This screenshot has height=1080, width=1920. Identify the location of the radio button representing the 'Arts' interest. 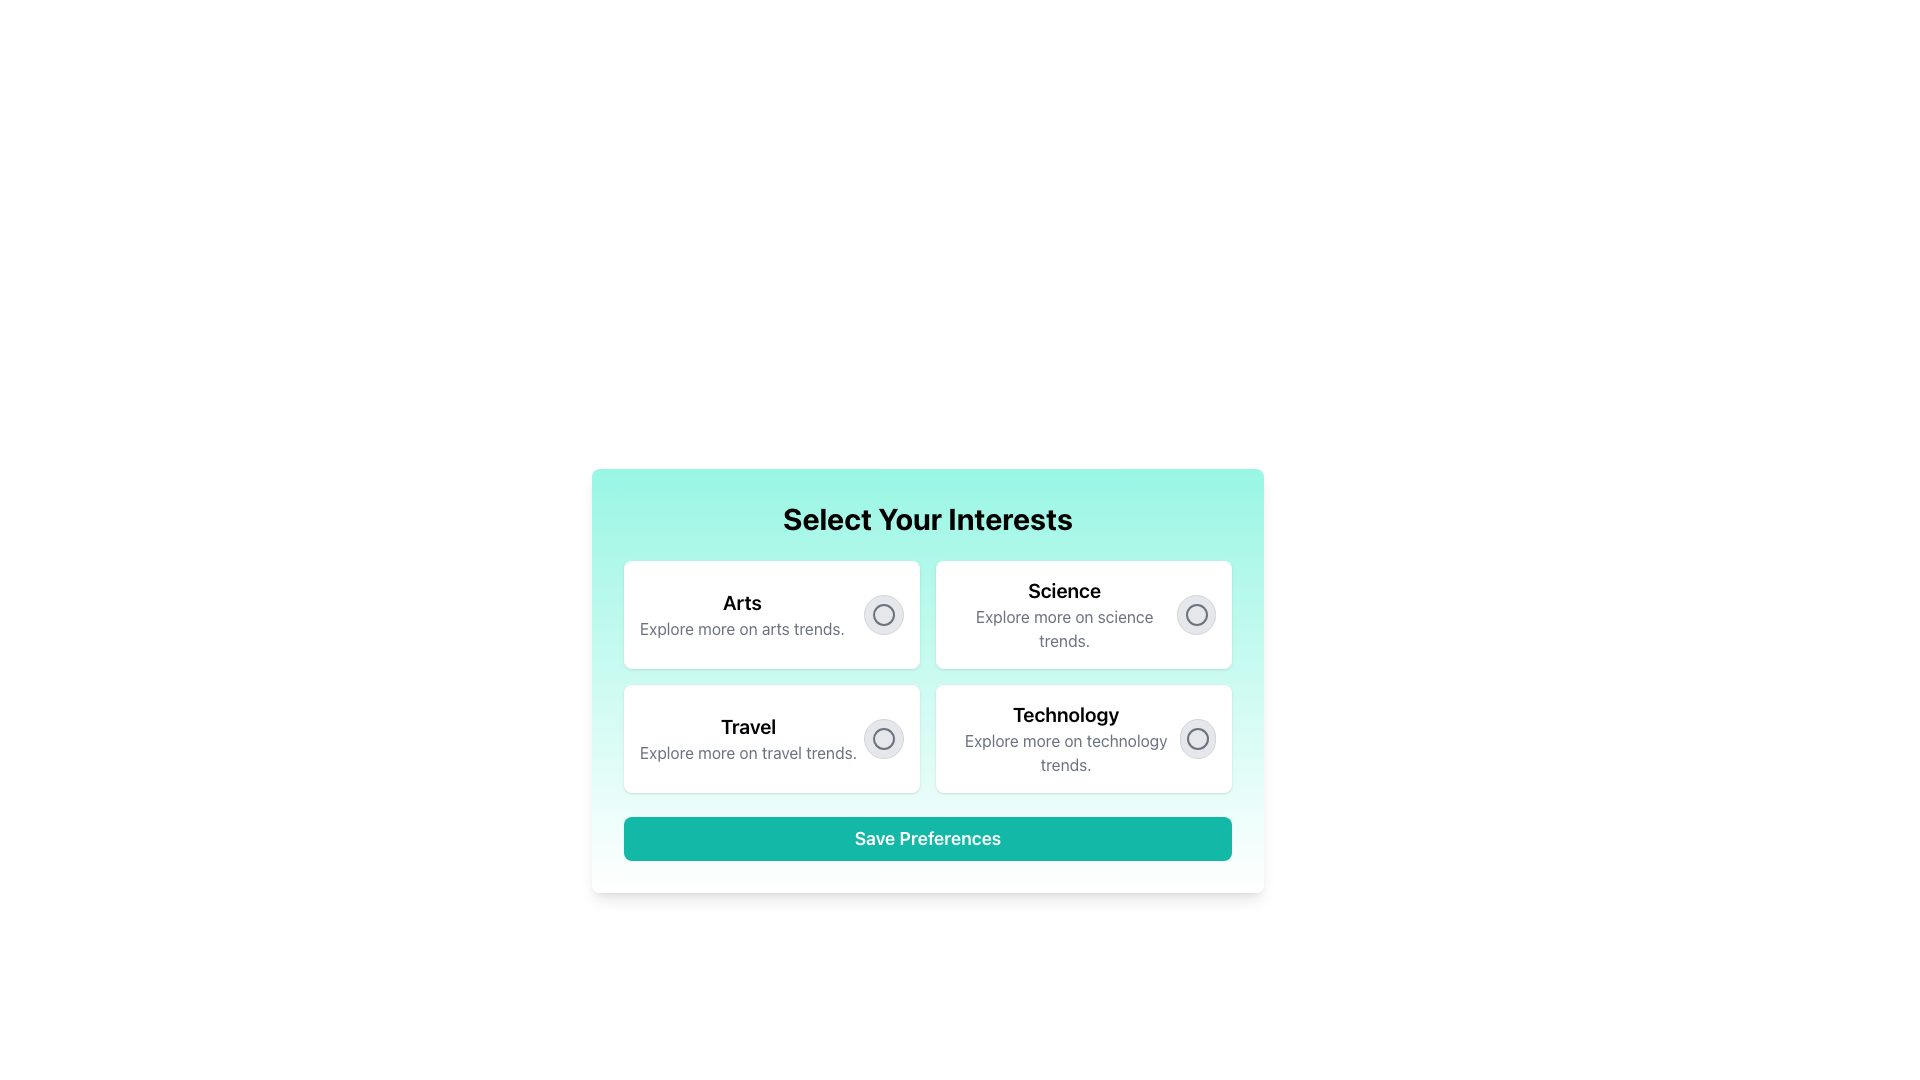
(882, 613).